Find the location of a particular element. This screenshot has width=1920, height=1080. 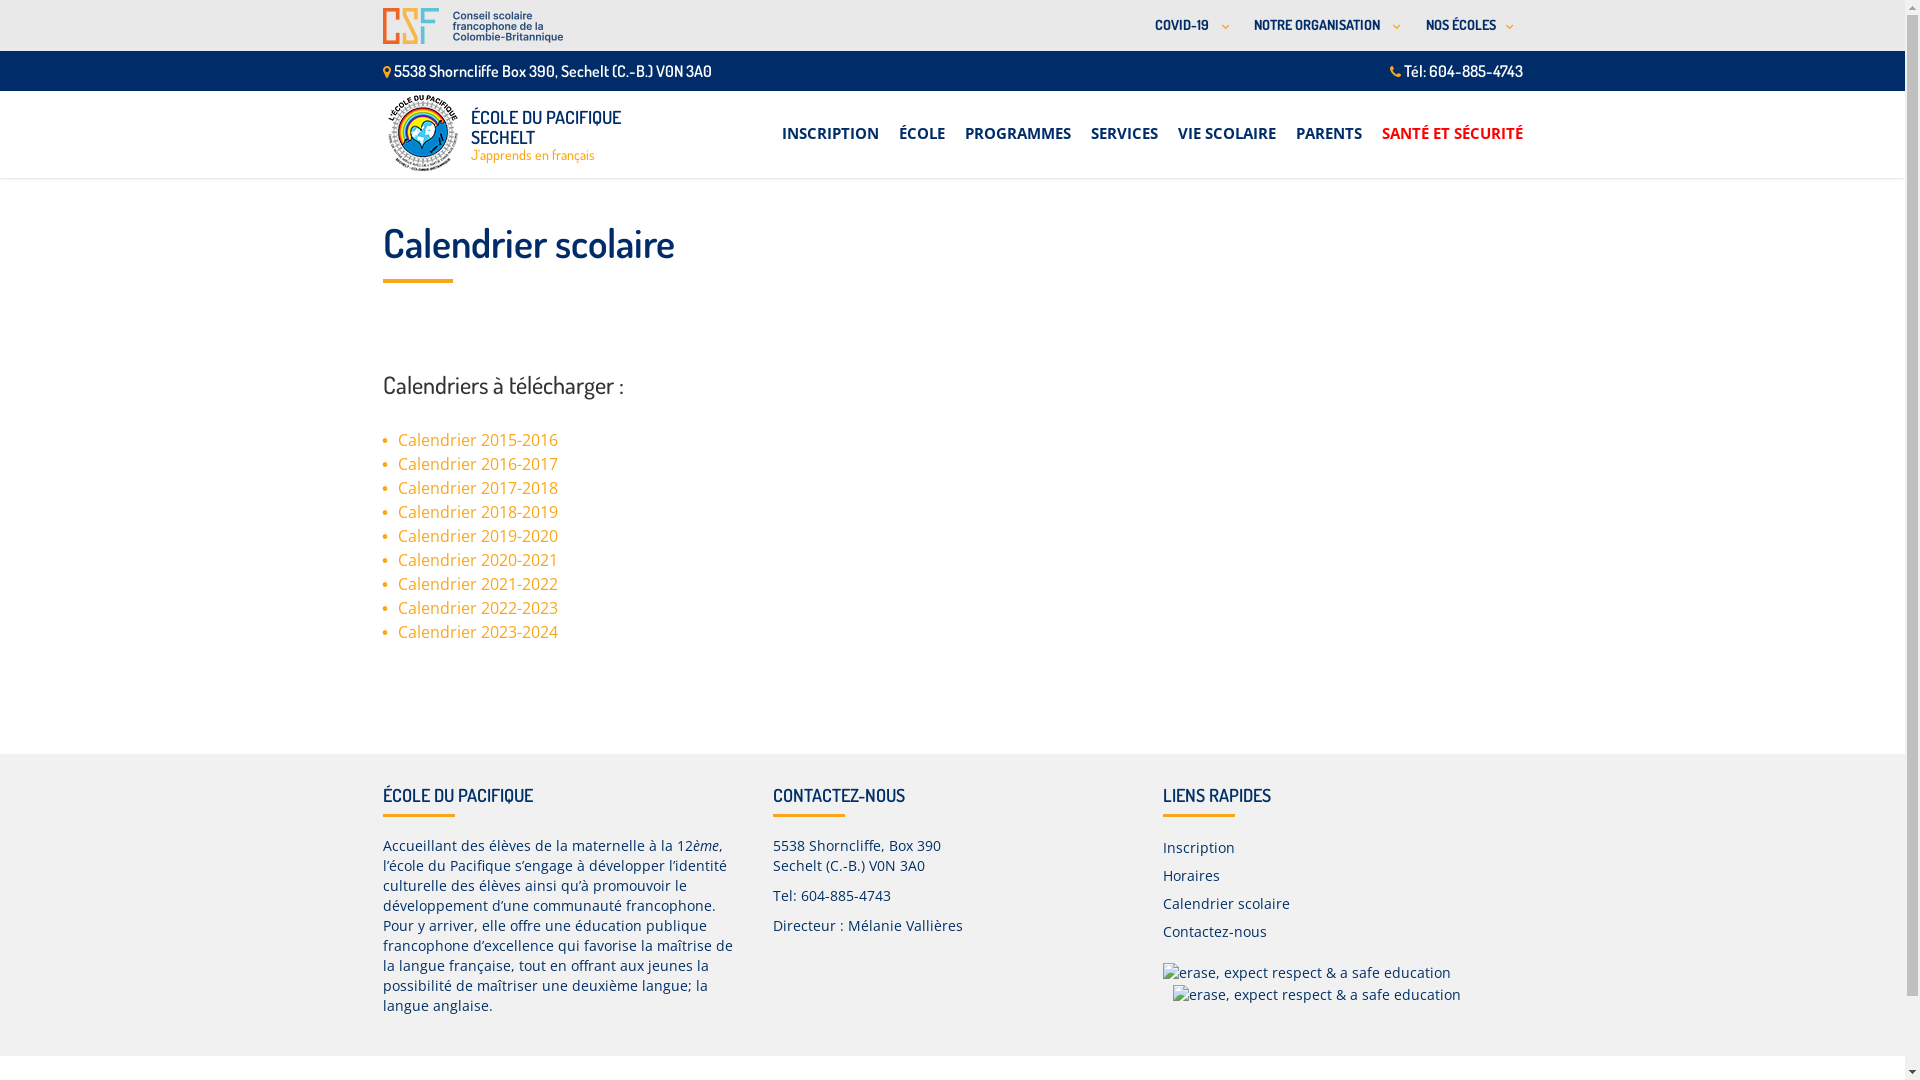

'SERVICES' is located at coordinates (1123, 122).